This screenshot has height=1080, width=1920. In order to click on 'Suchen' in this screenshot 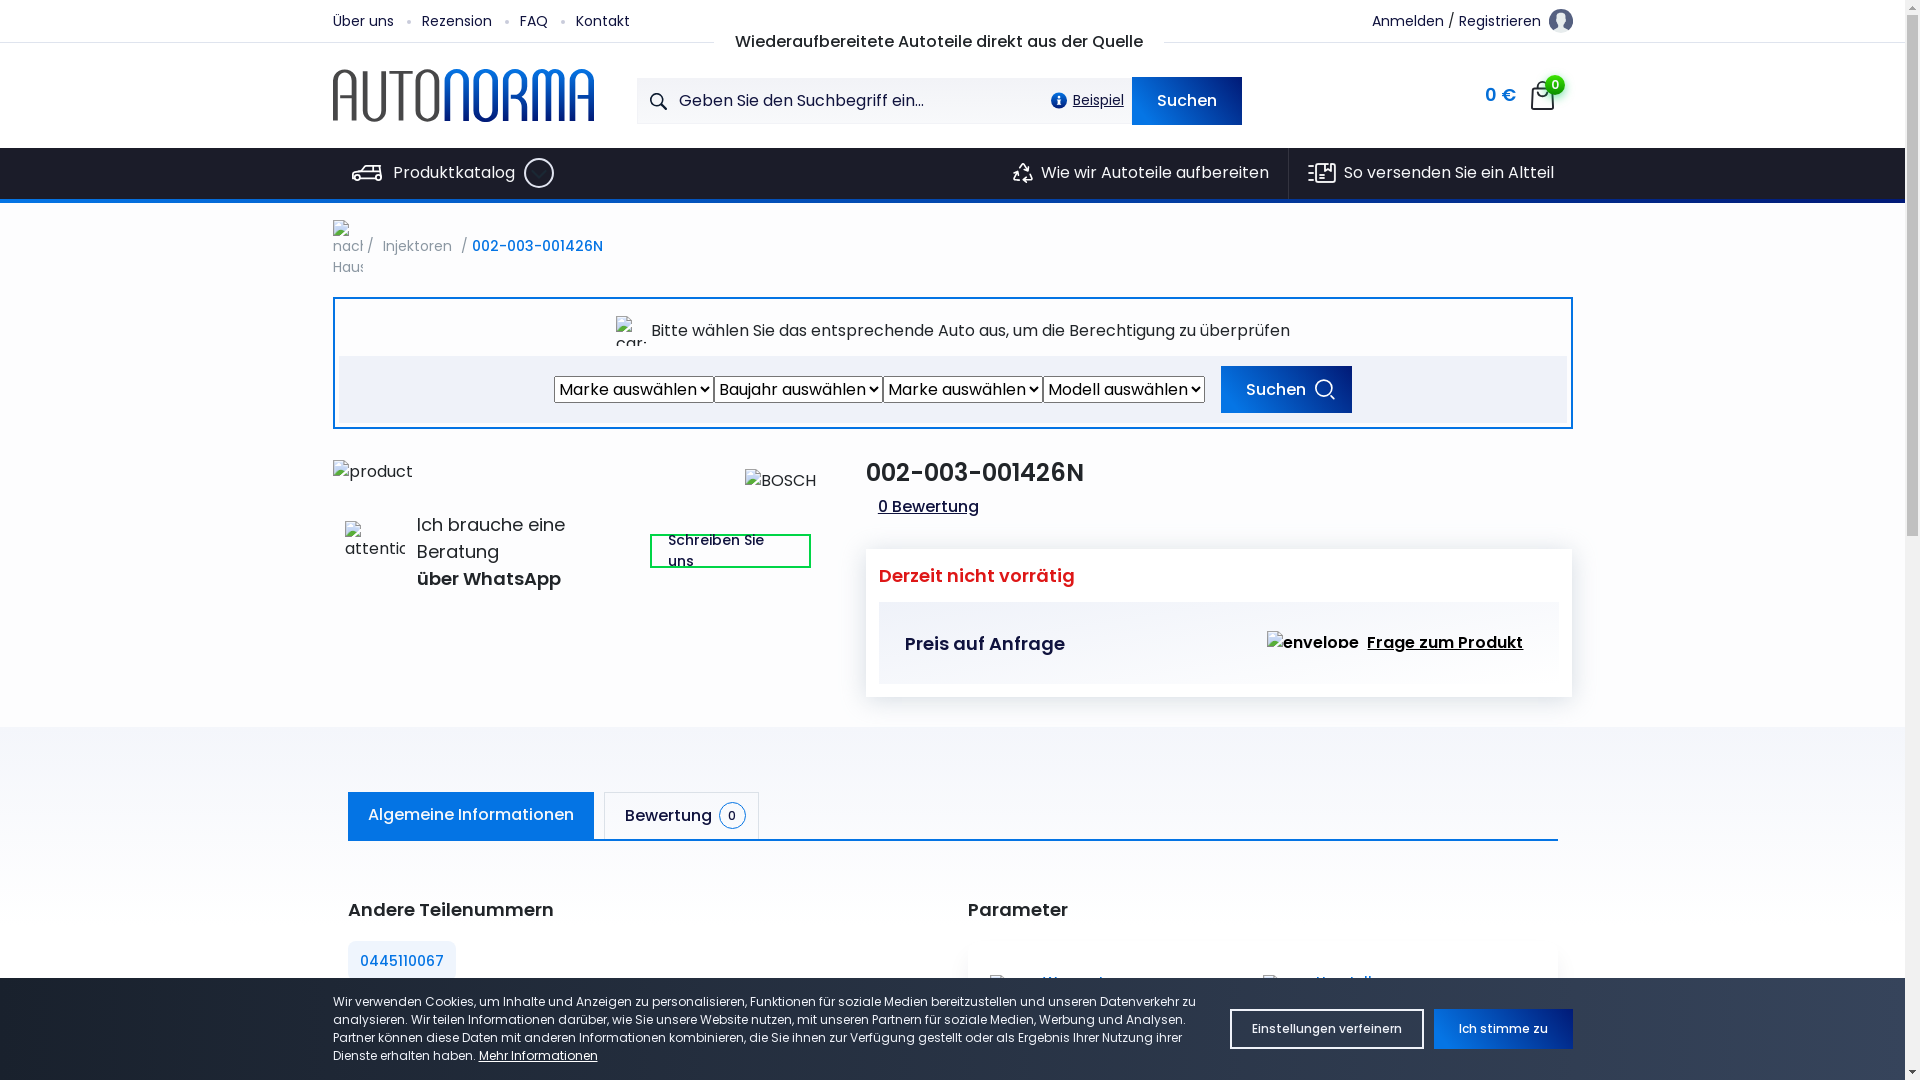, I will do `click(1285, 389)`.